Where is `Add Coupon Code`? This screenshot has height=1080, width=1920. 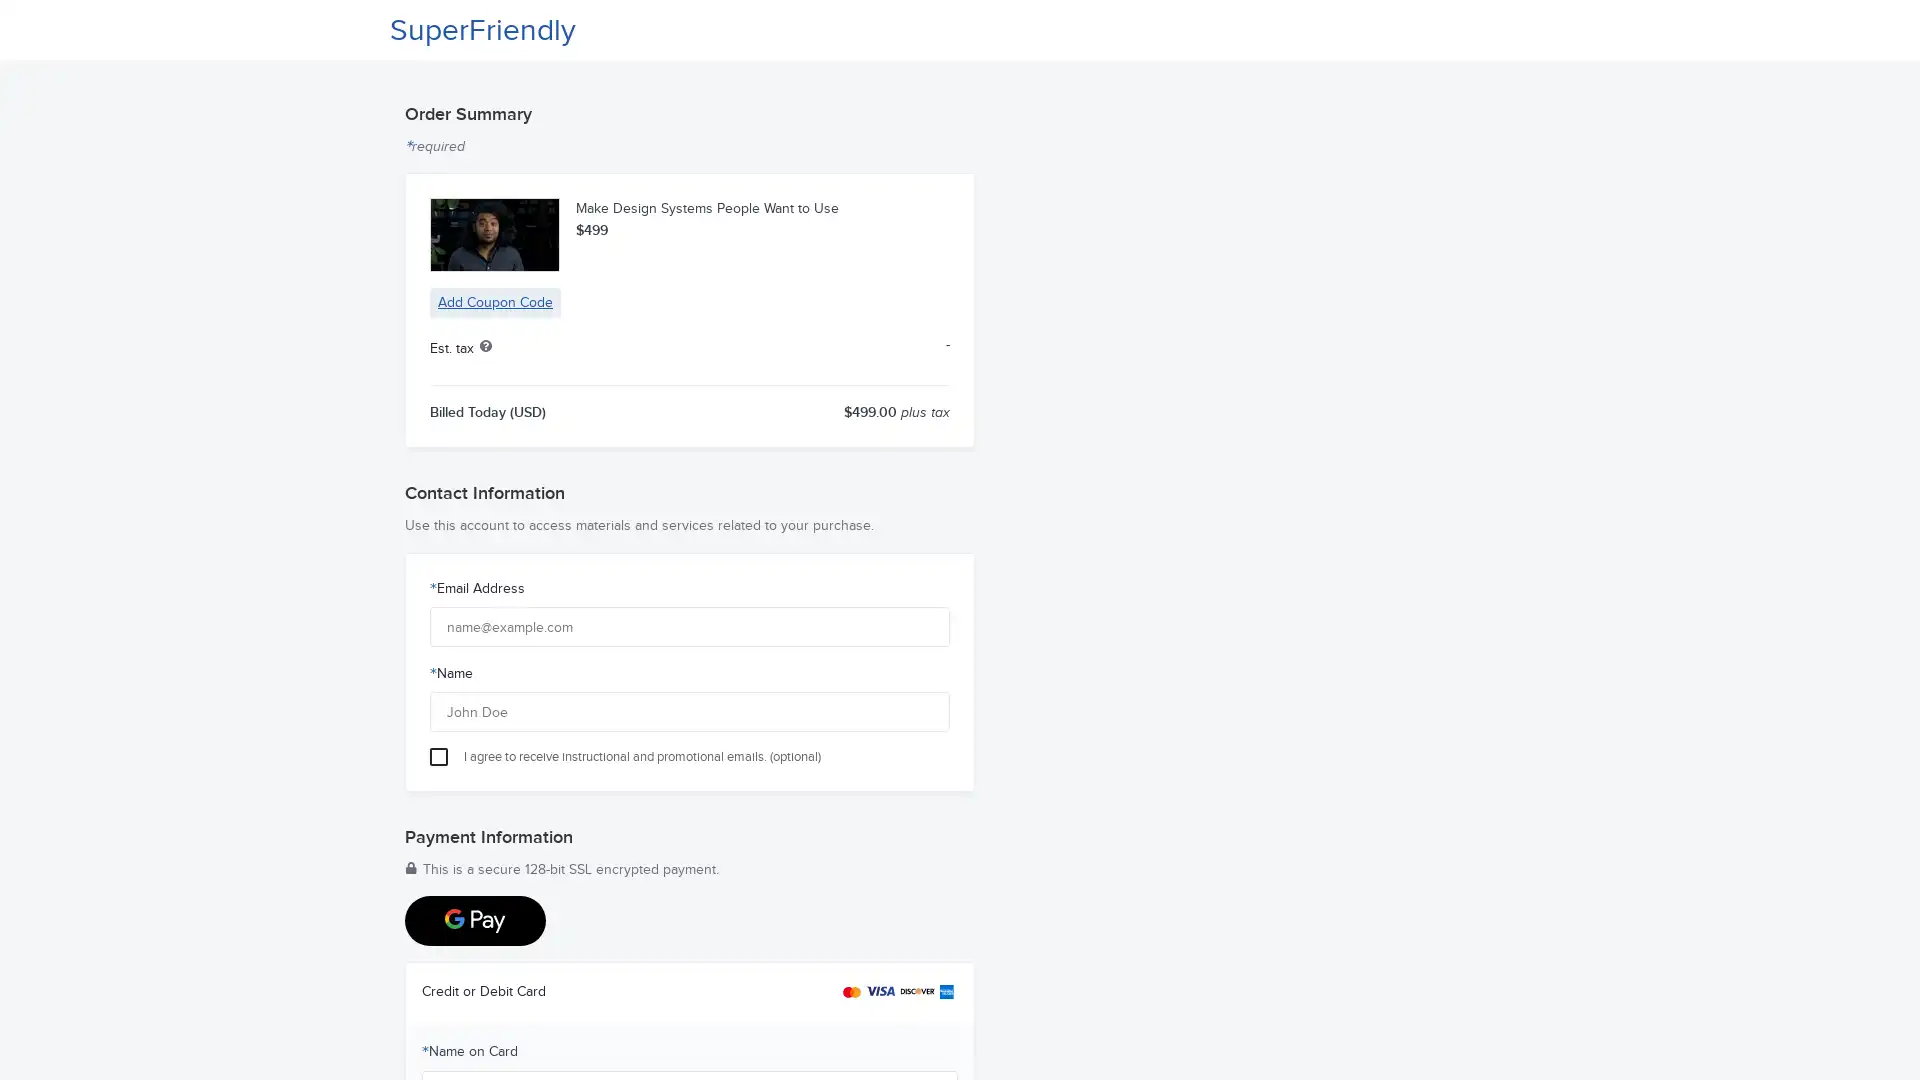
Add Coupon Code is located at coordinates (495, 302).